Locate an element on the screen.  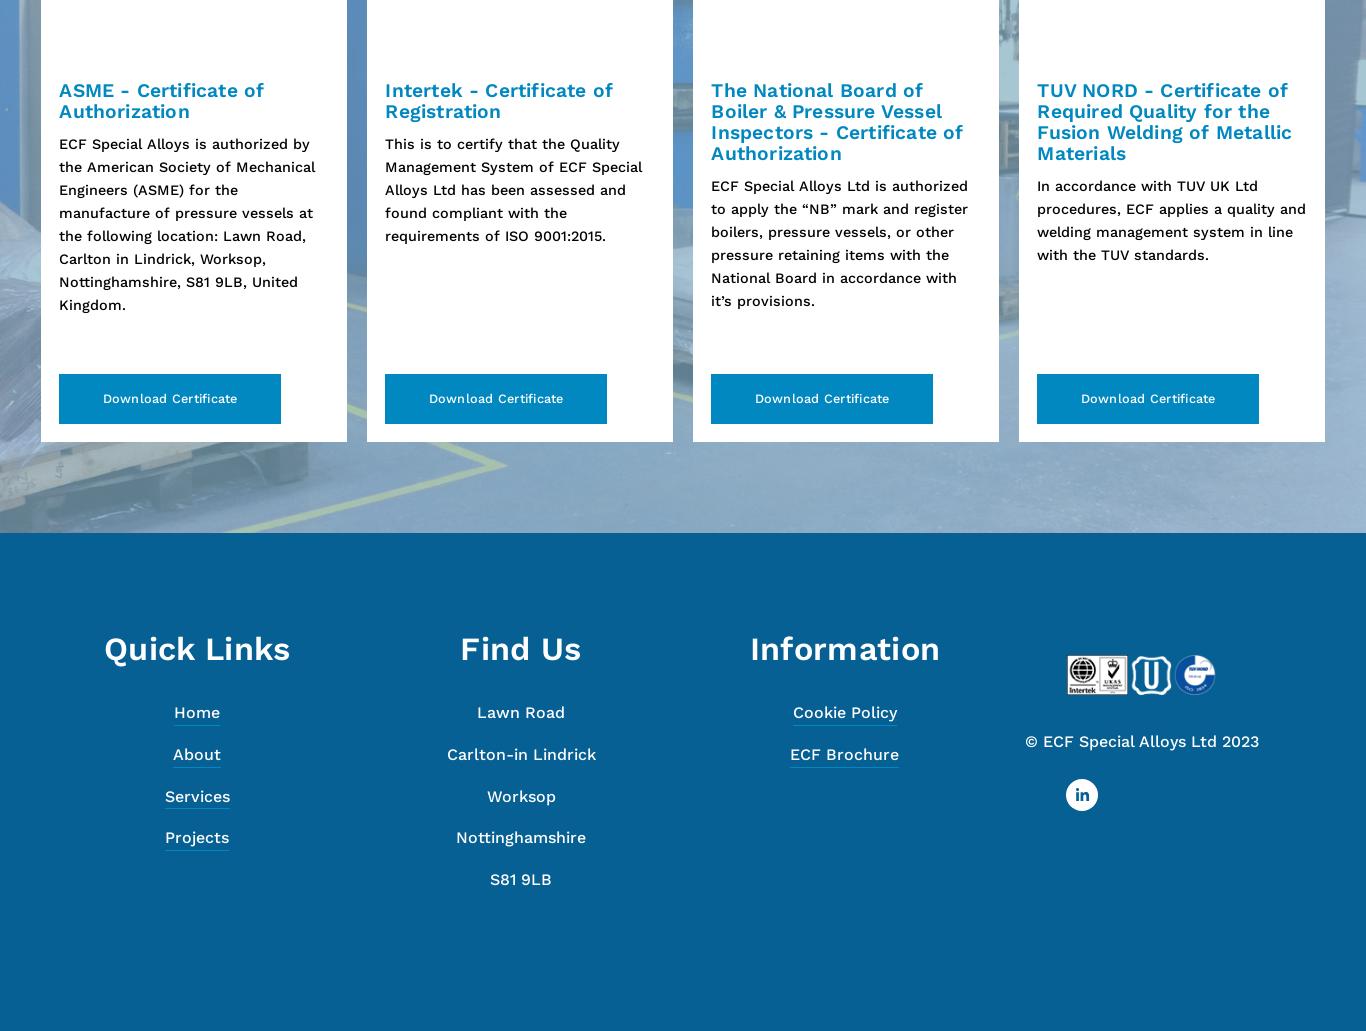
'Home' is located at coordinates (173, 712).